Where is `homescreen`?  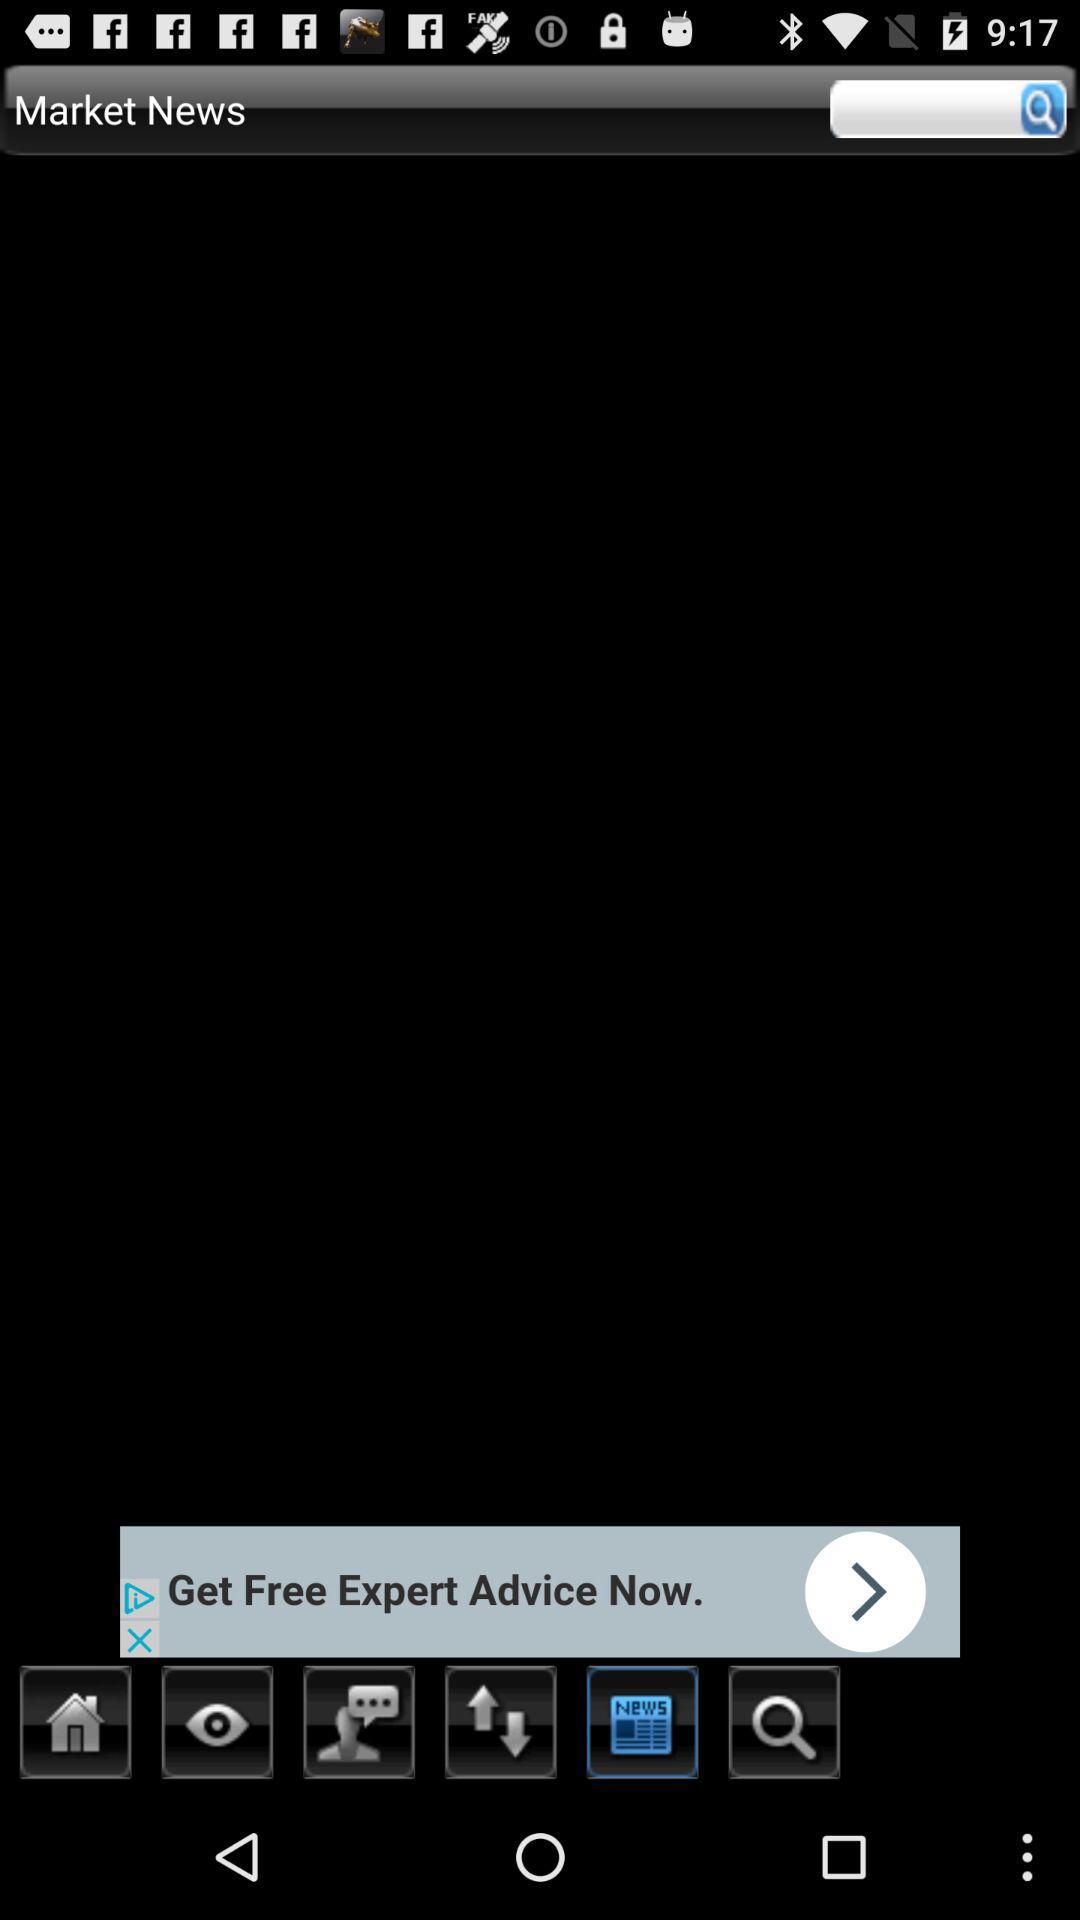 homescreen is located at coordinates (75, 1727).